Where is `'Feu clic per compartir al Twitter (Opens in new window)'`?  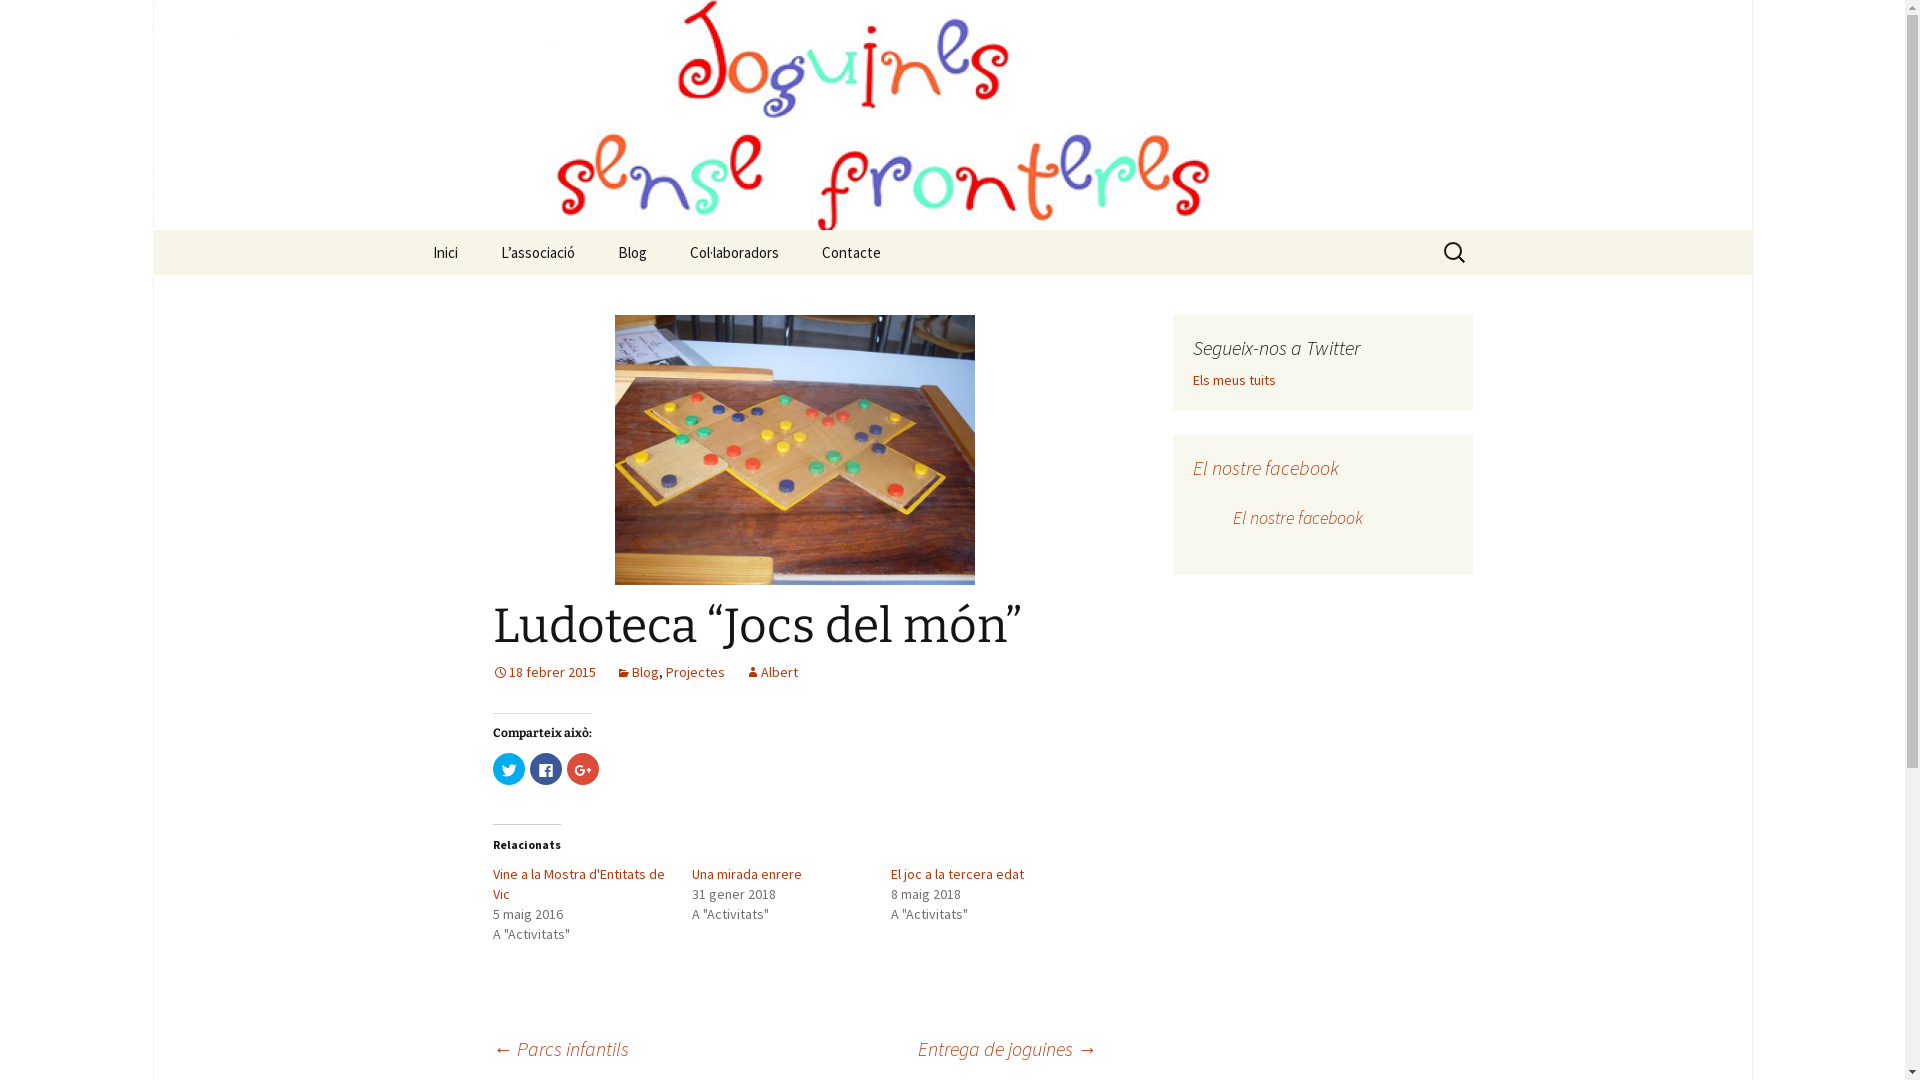 'Feu clic per compartir al Twitter (Opens in new window)' is located at coordinates (508, 767).